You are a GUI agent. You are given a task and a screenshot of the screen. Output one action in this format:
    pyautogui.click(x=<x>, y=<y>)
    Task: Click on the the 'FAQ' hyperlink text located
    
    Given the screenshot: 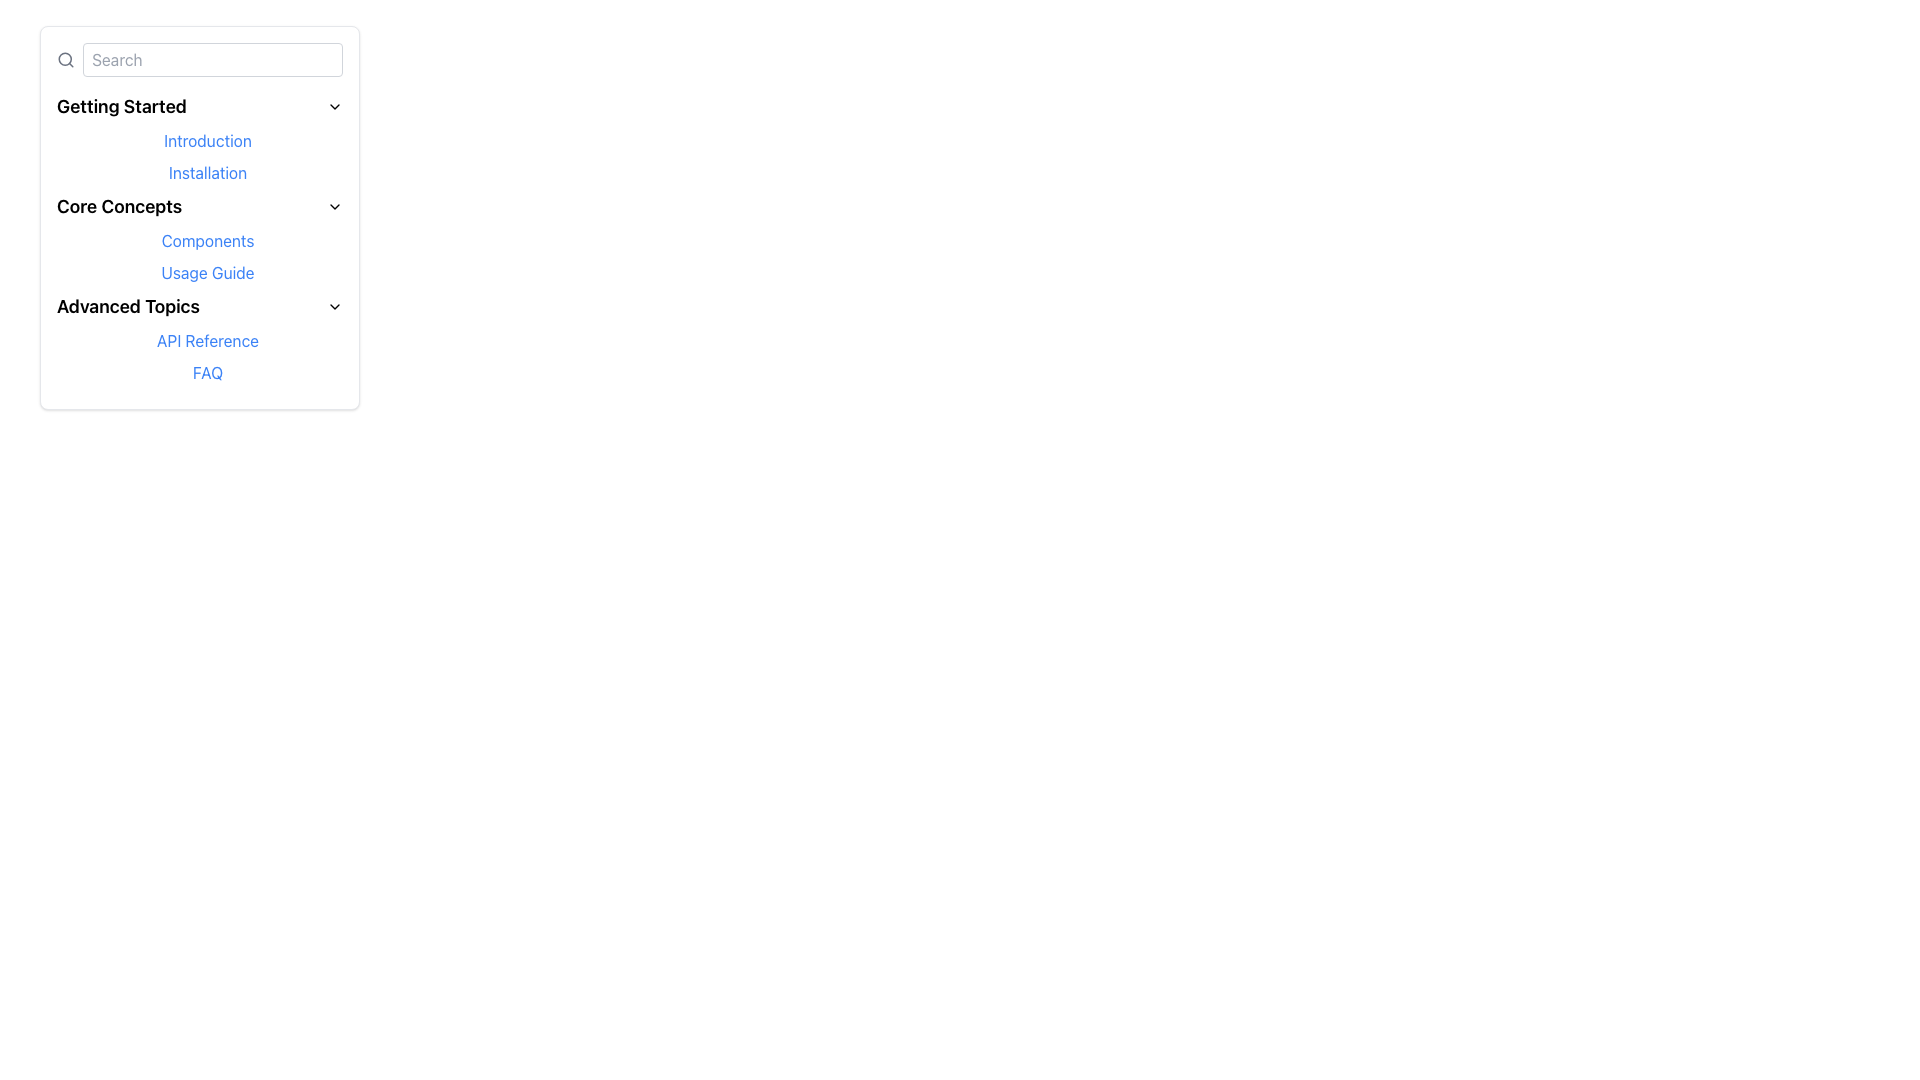 What is the action you would take?
    pyautogui.click(x=207, y=373)
    